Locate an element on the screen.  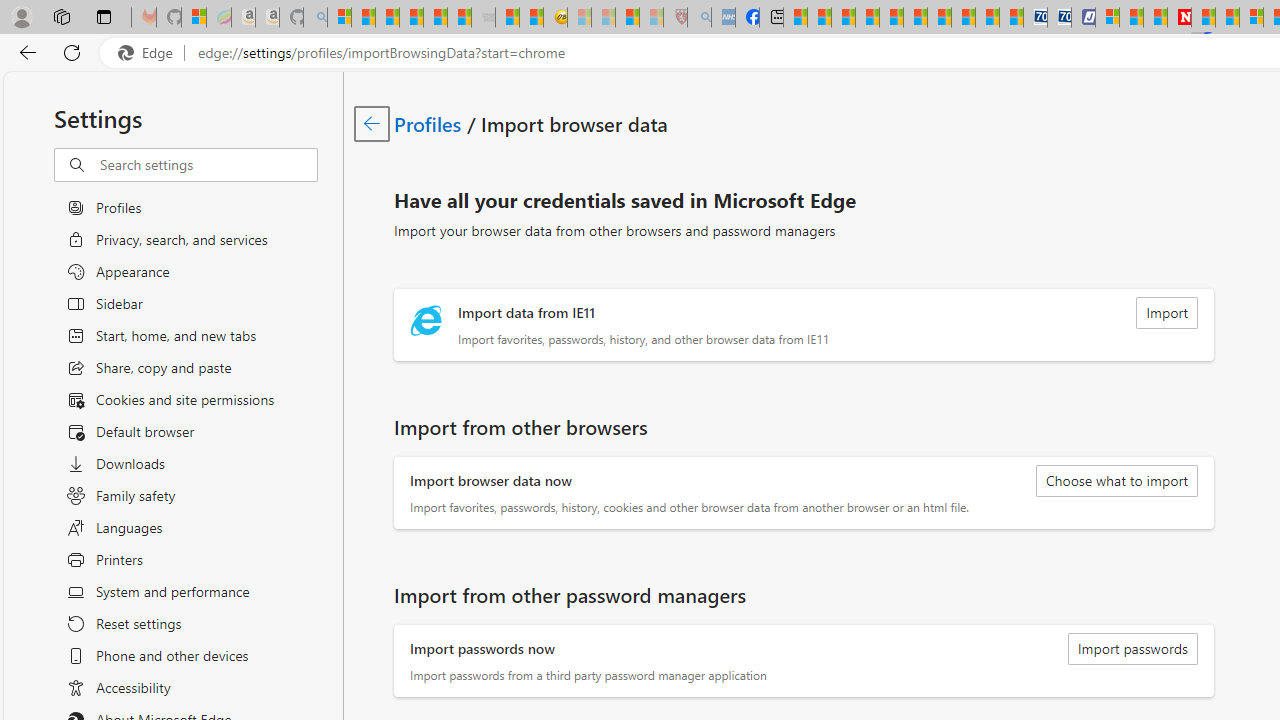
'Edge' is located at coordinates (149, 52).